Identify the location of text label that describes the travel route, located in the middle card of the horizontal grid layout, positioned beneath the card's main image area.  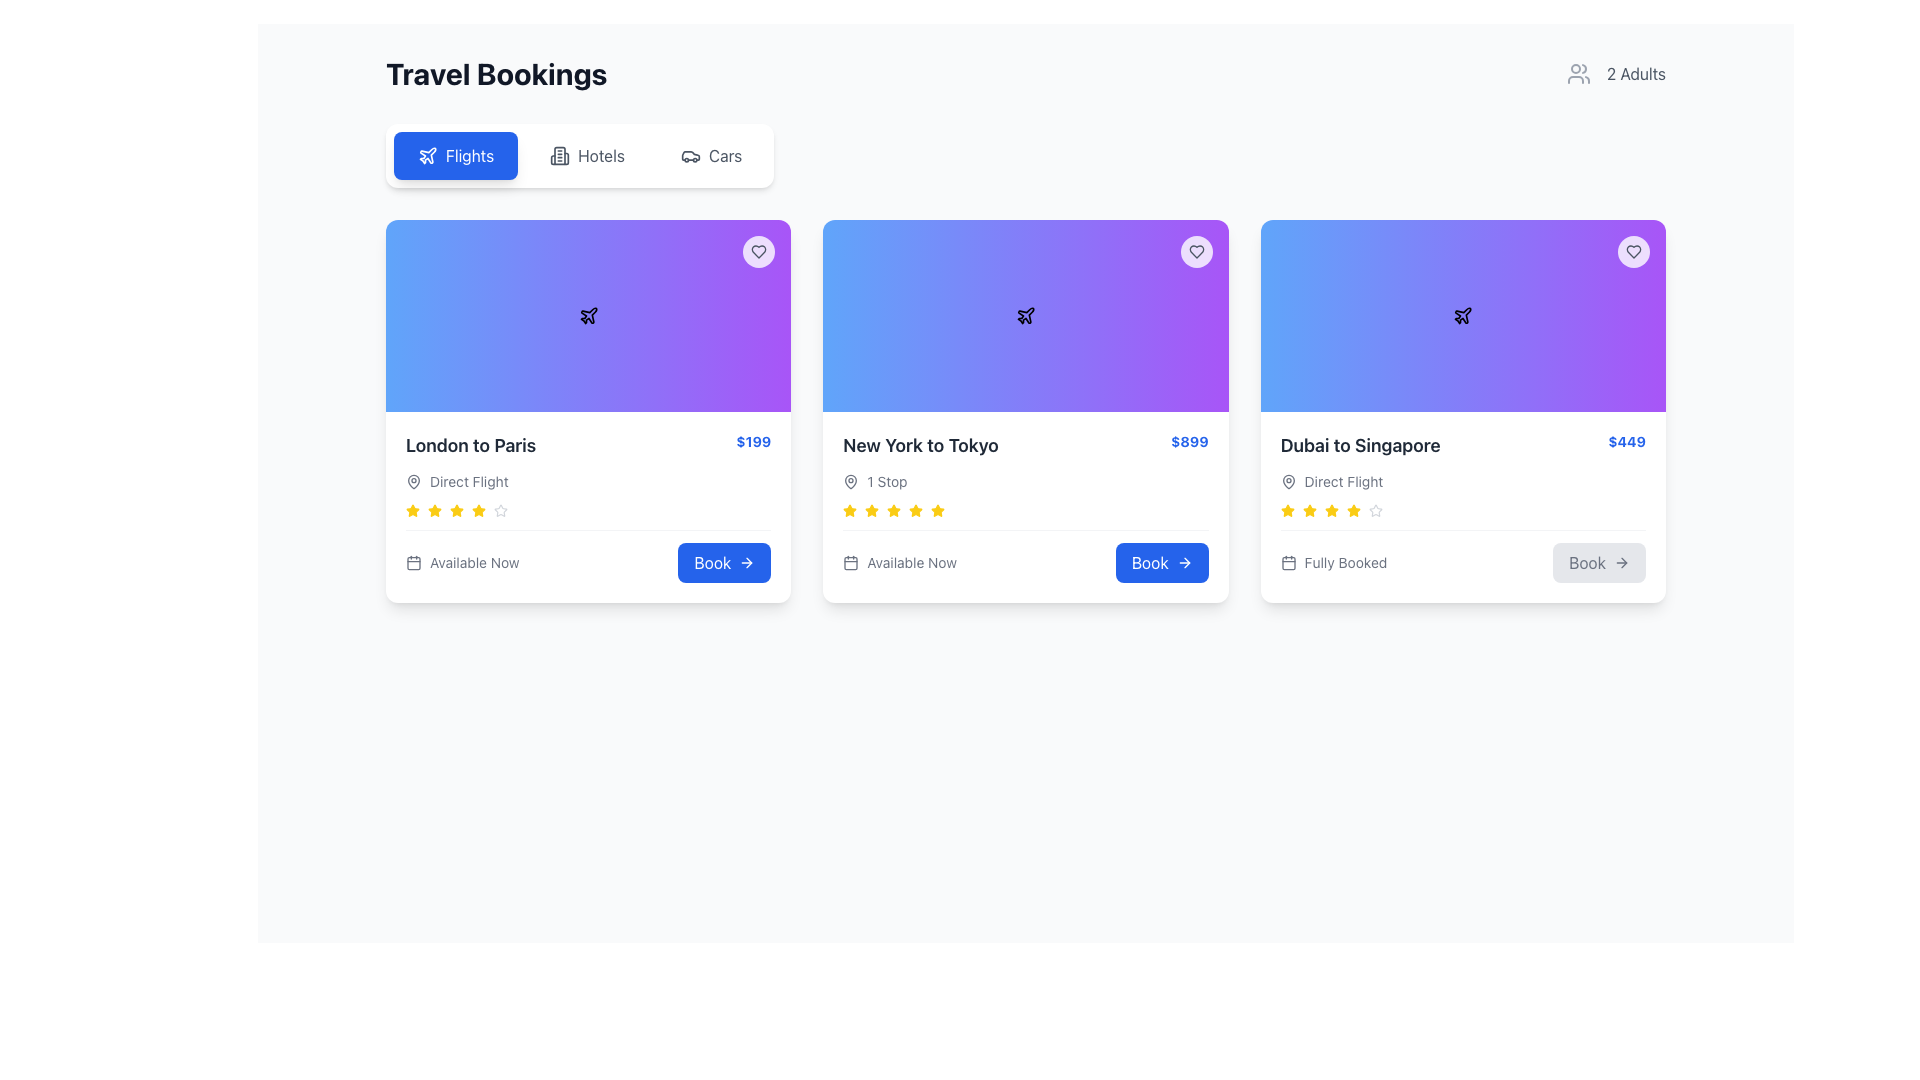
(920, 445).